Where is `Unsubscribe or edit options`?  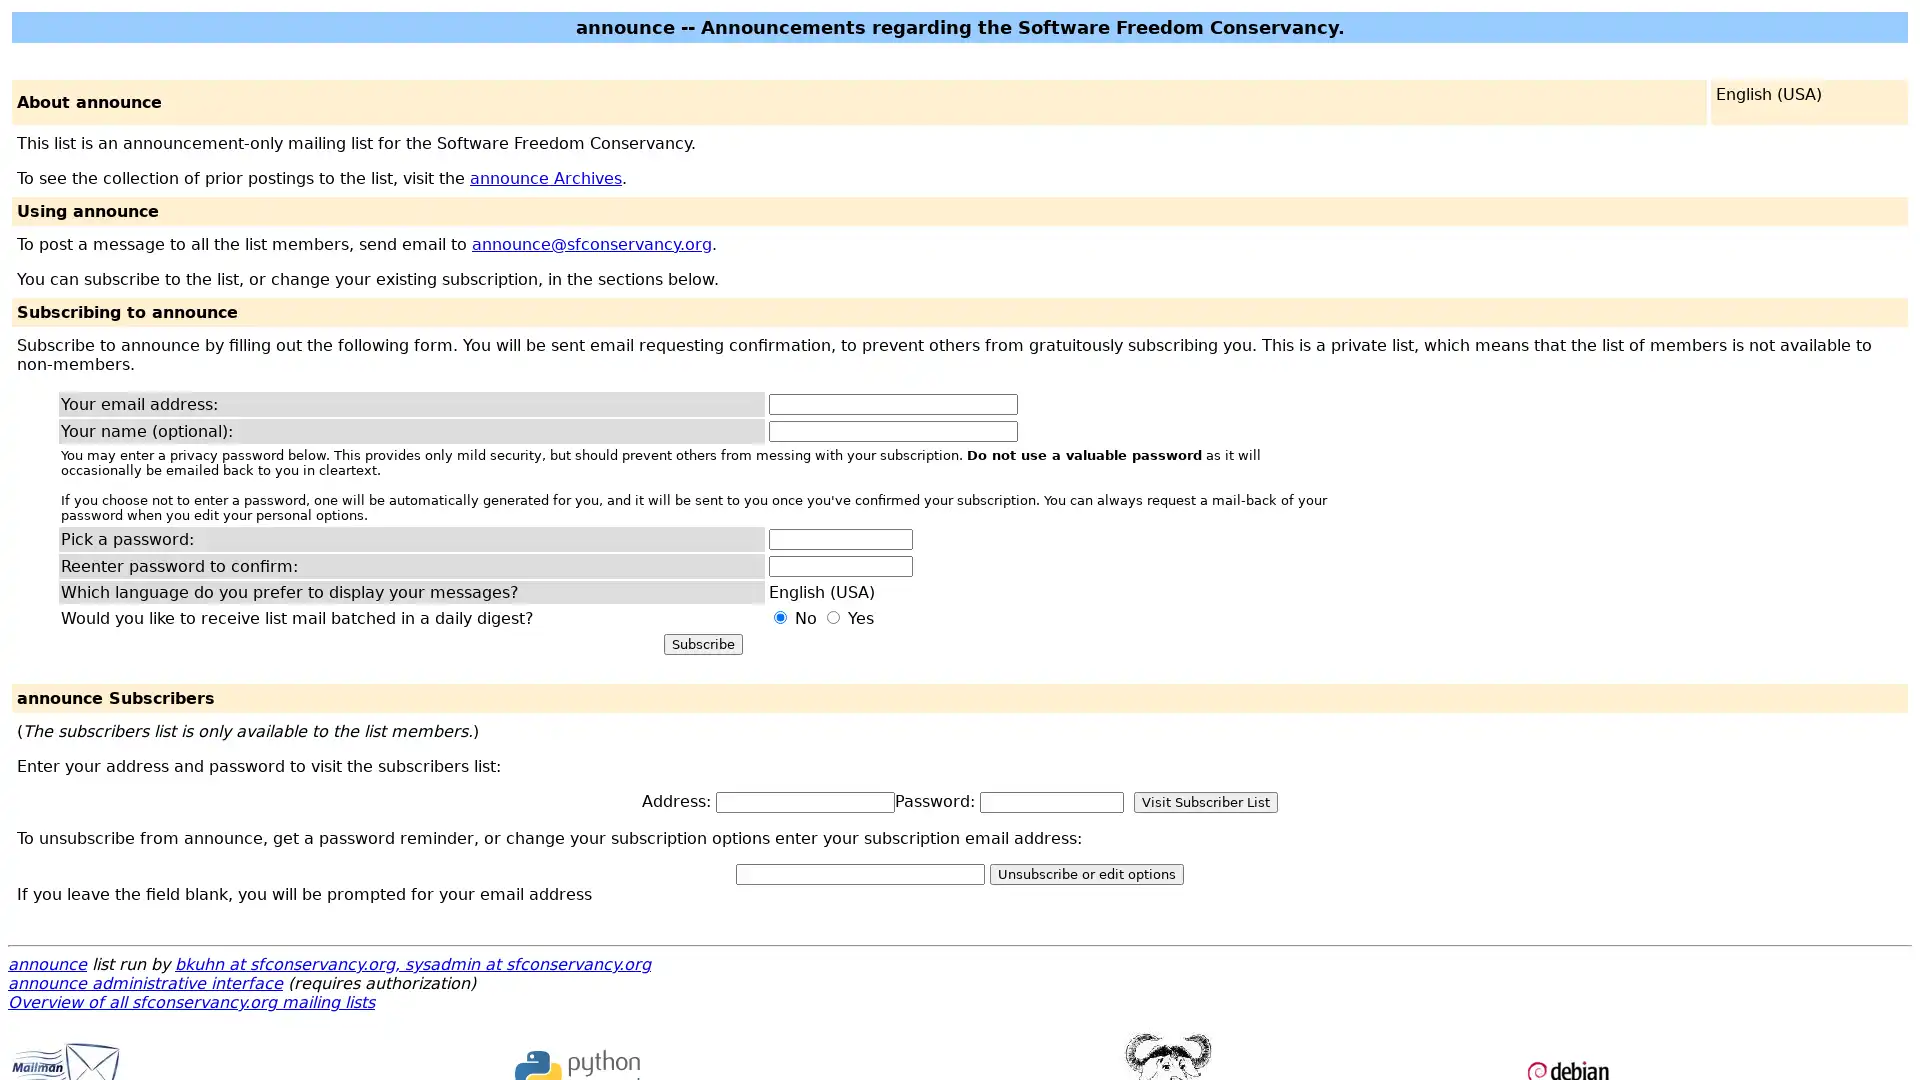
Unsubscribe or edit options is located at coordinates (1085, 873).